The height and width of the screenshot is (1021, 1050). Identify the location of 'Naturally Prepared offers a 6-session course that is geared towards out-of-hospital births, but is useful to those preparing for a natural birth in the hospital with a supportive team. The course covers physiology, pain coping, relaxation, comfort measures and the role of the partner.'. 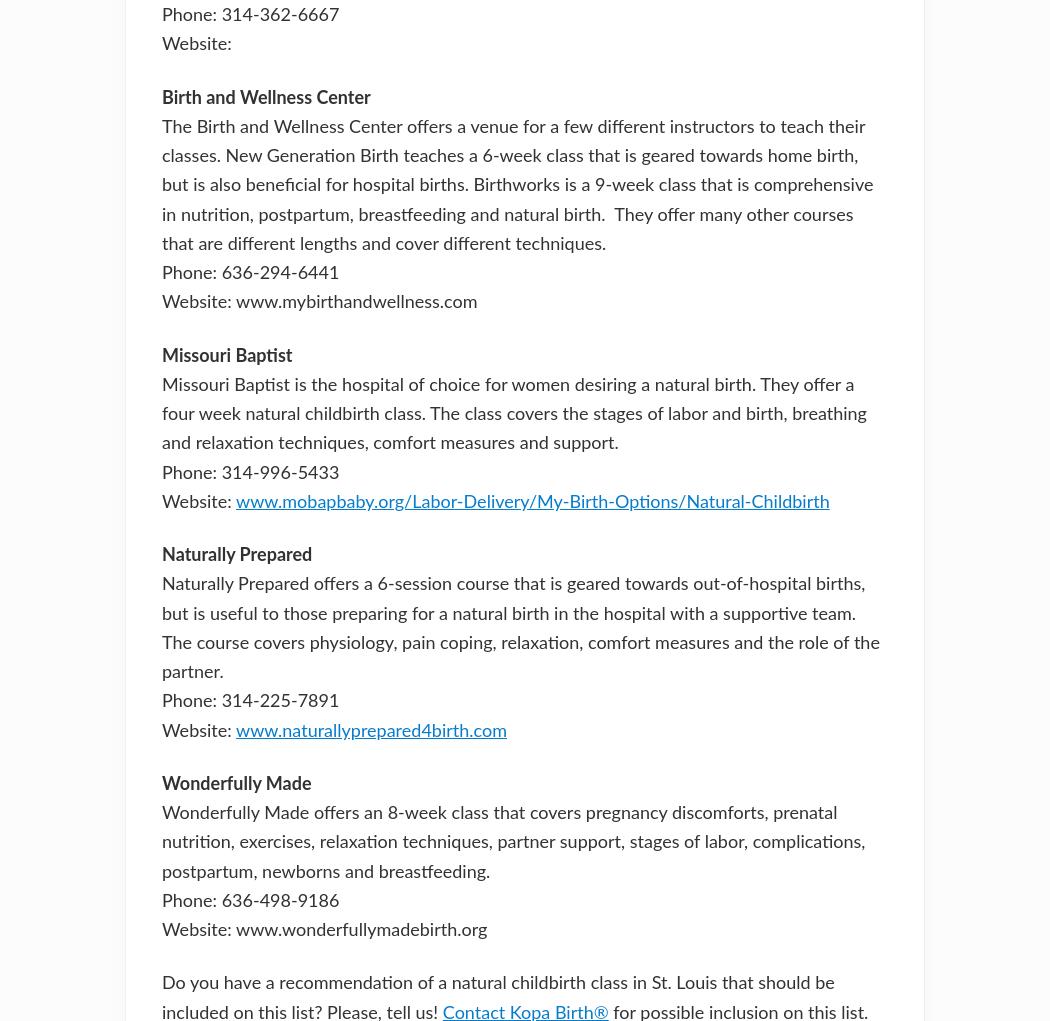
(519, 628).